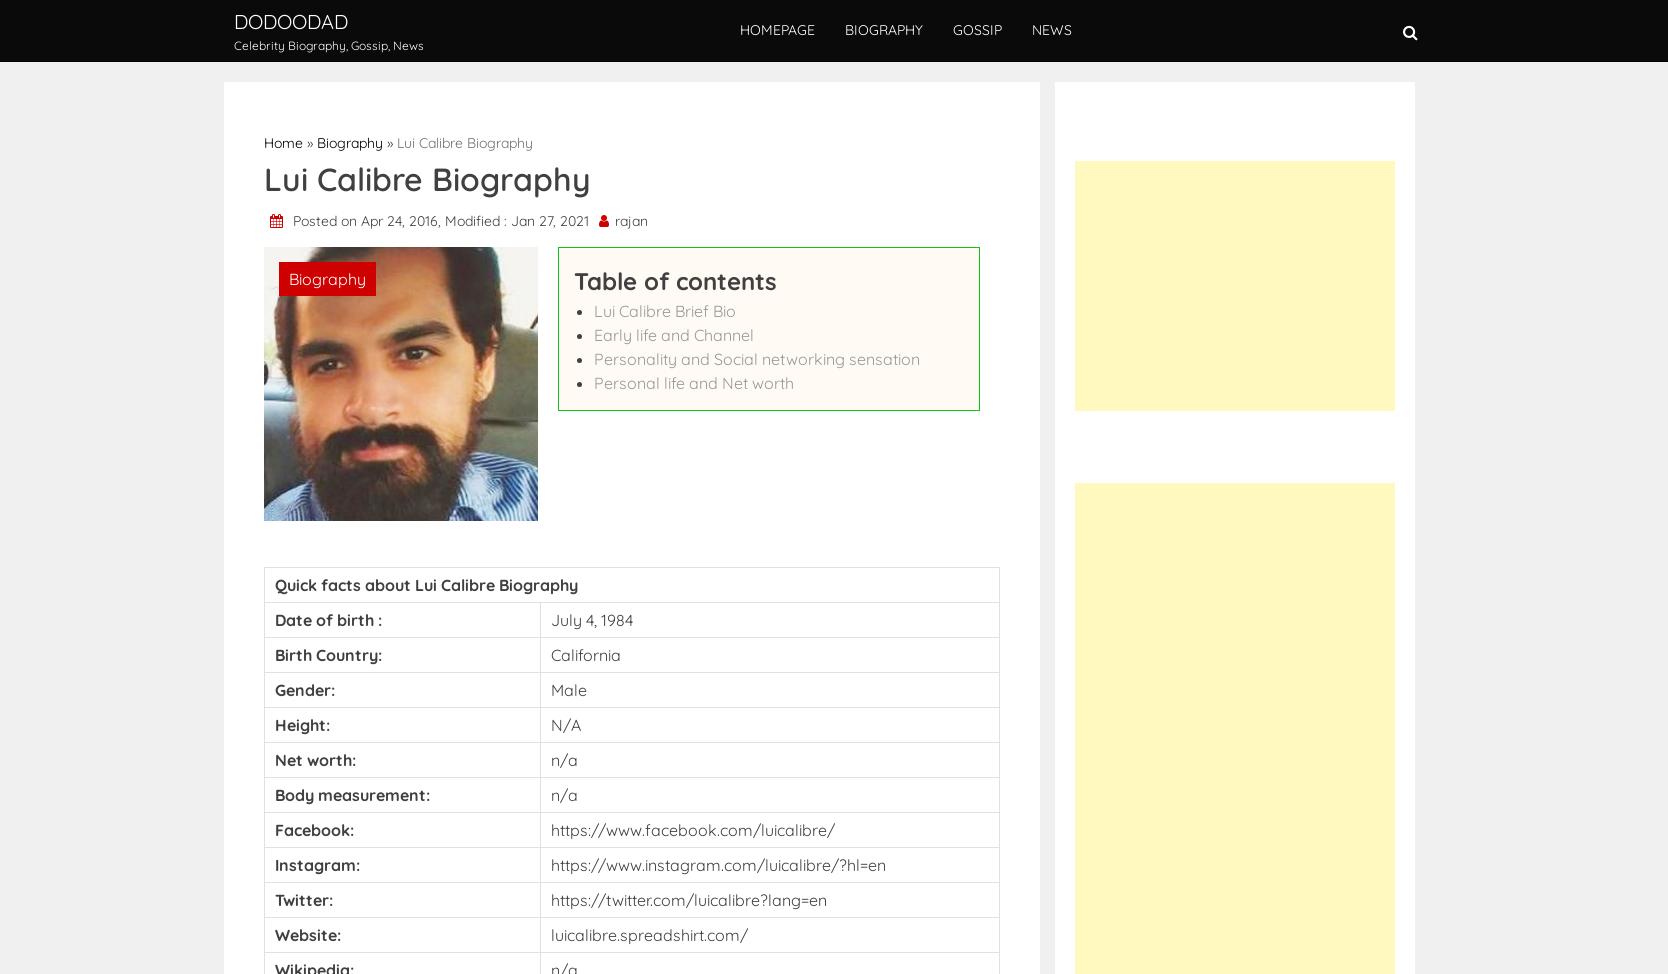  What do you see at coordinates (976, 29) in the screenshot?
I see `'Gossip'` at bounding box center [976, 29].